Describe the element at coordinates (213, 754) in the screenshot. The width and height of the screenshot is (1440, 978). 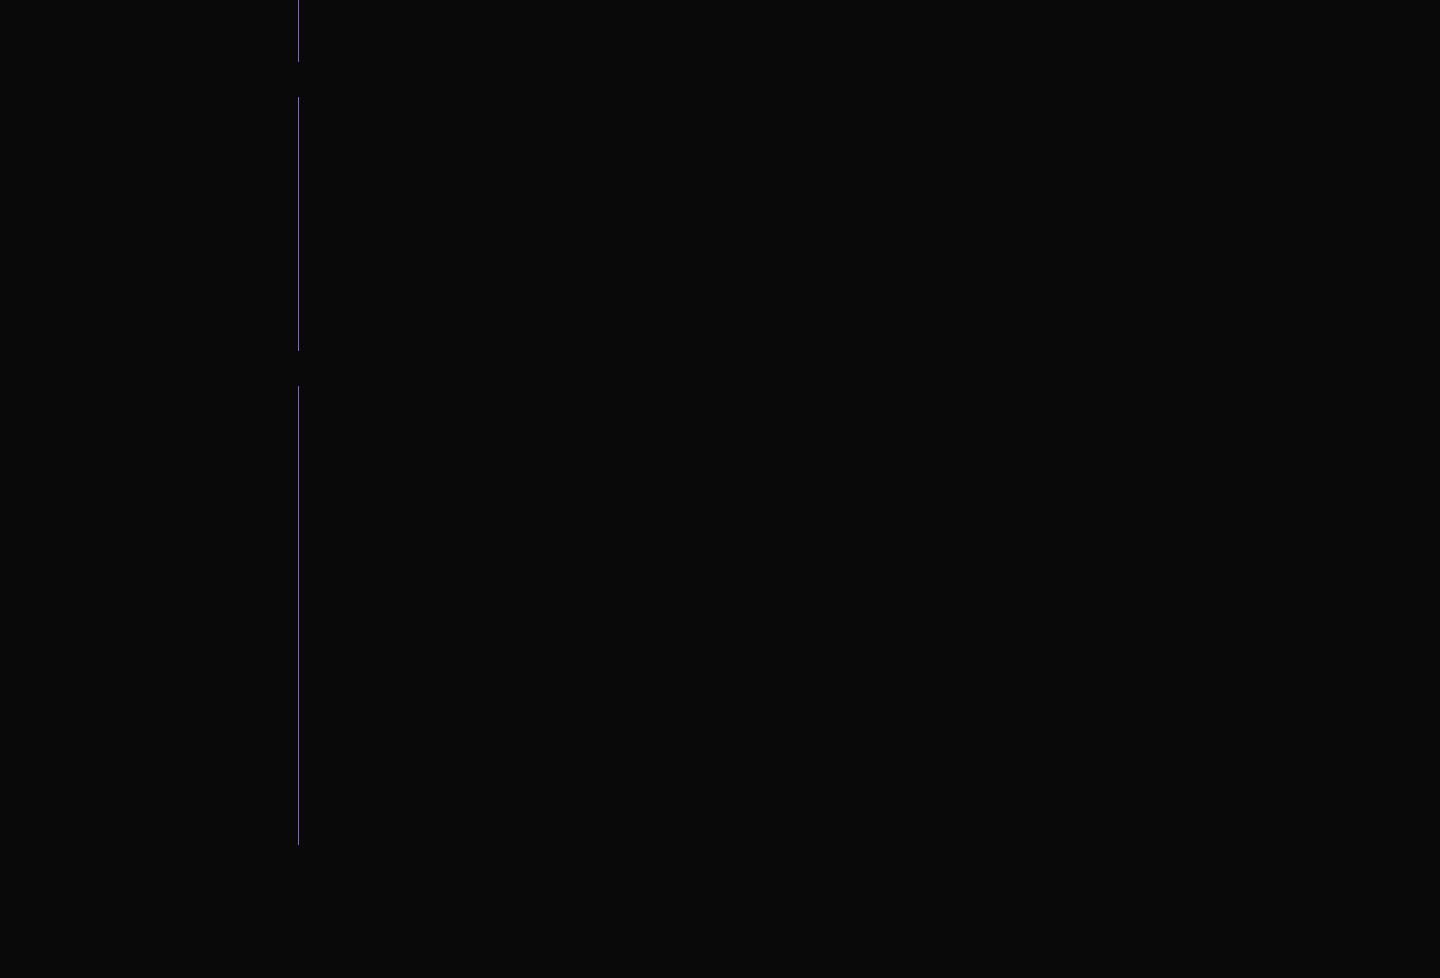
I see `'Palace Theatre'` at that location.